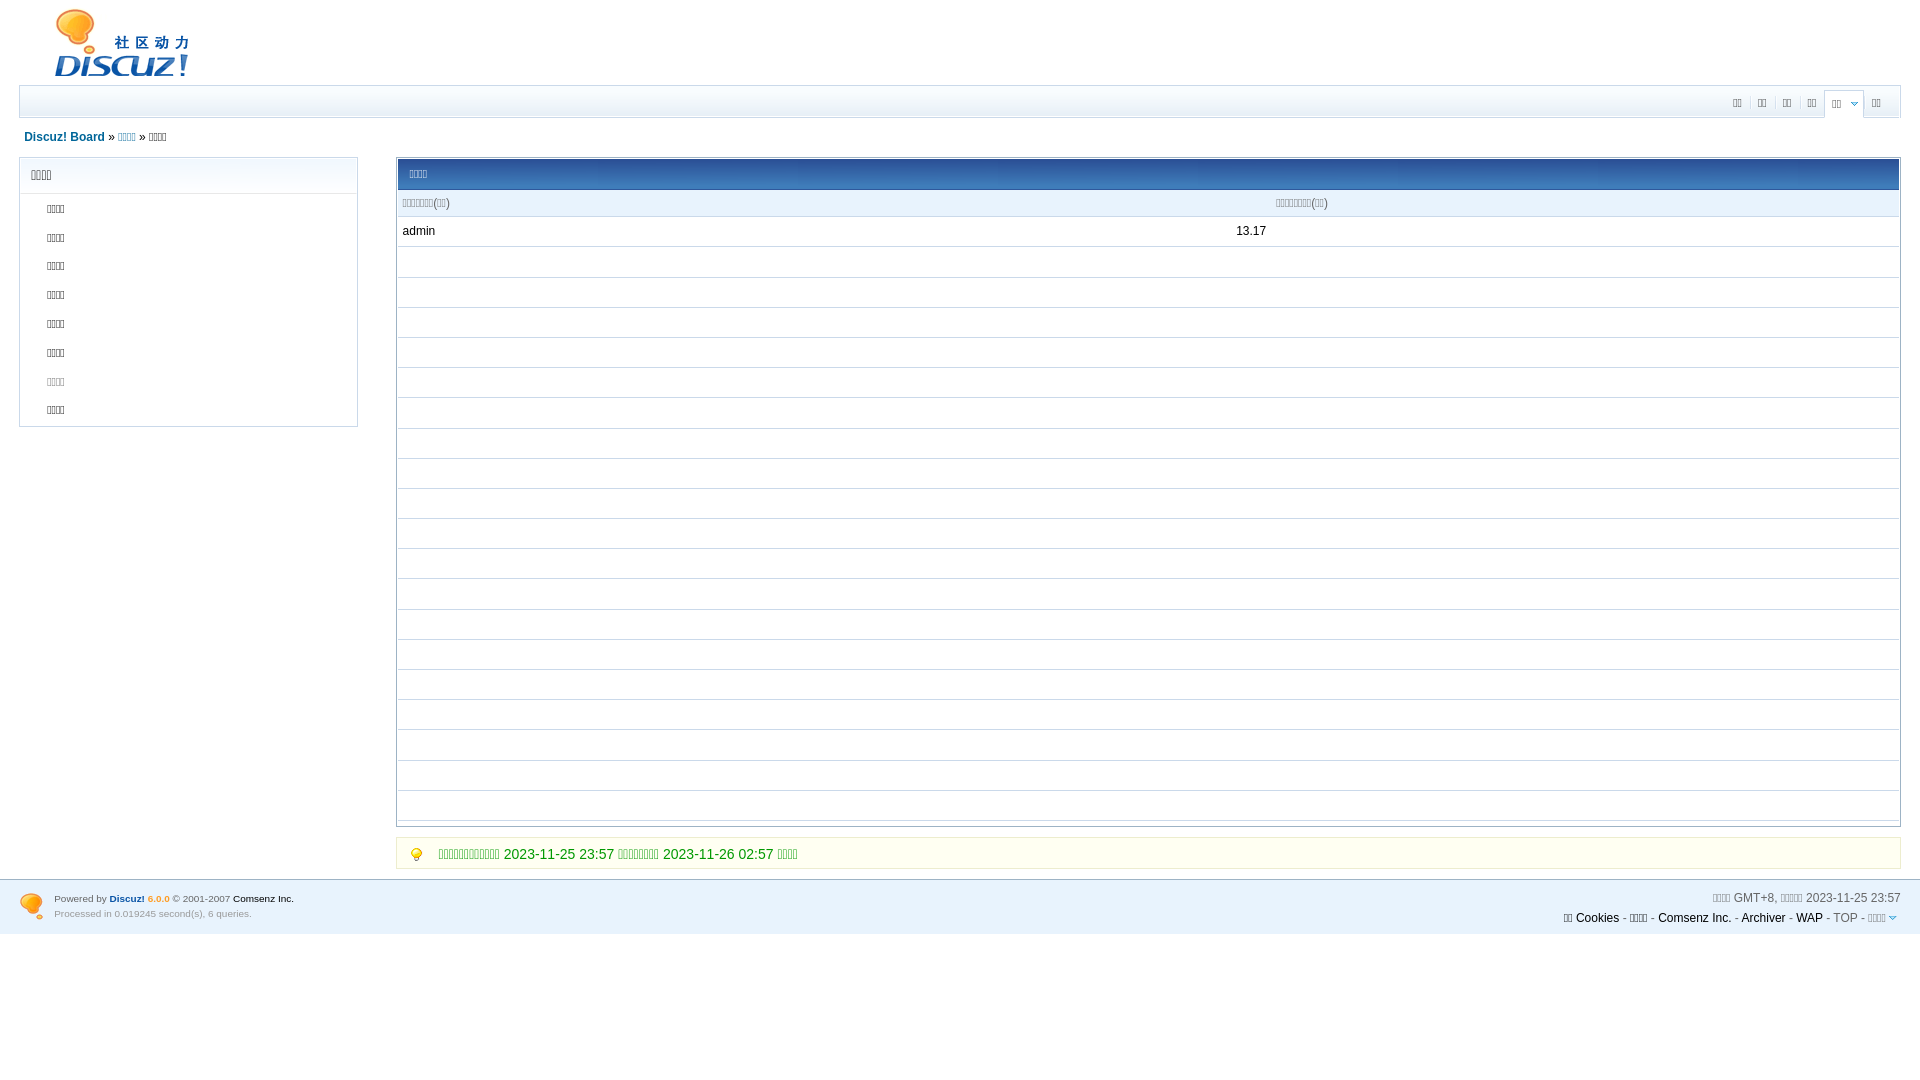 The height and width of the screenshot is (1080, 1920). What do you see at coordinates (64, 136) in the screenshot?
I see `'Discuz! Board'` at bounding box center [64, 136].